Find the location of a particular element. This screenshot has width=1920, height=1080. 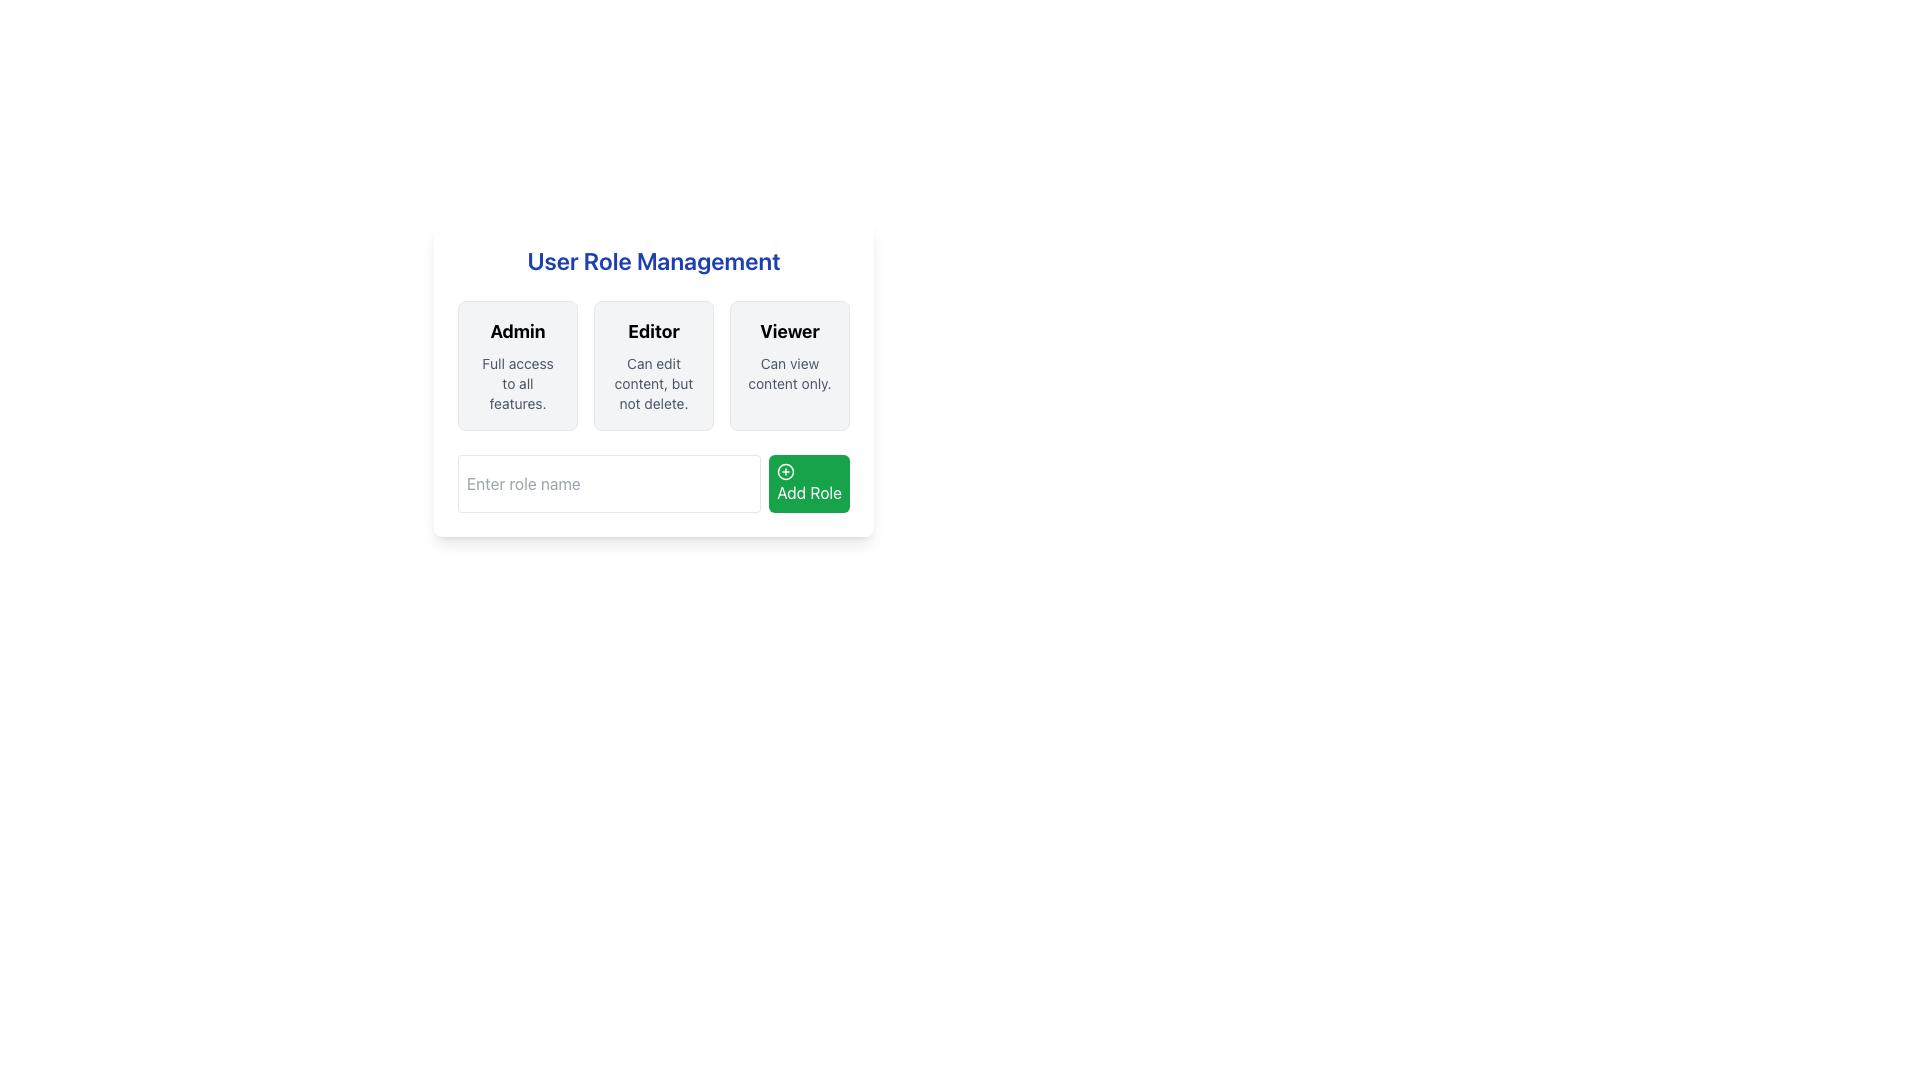

the text label that reads 'Can view content only' located beneath the title 'Viewer' within the bordered card on the right side of the 'User Role Management' section is located at coordinates (789, 374).